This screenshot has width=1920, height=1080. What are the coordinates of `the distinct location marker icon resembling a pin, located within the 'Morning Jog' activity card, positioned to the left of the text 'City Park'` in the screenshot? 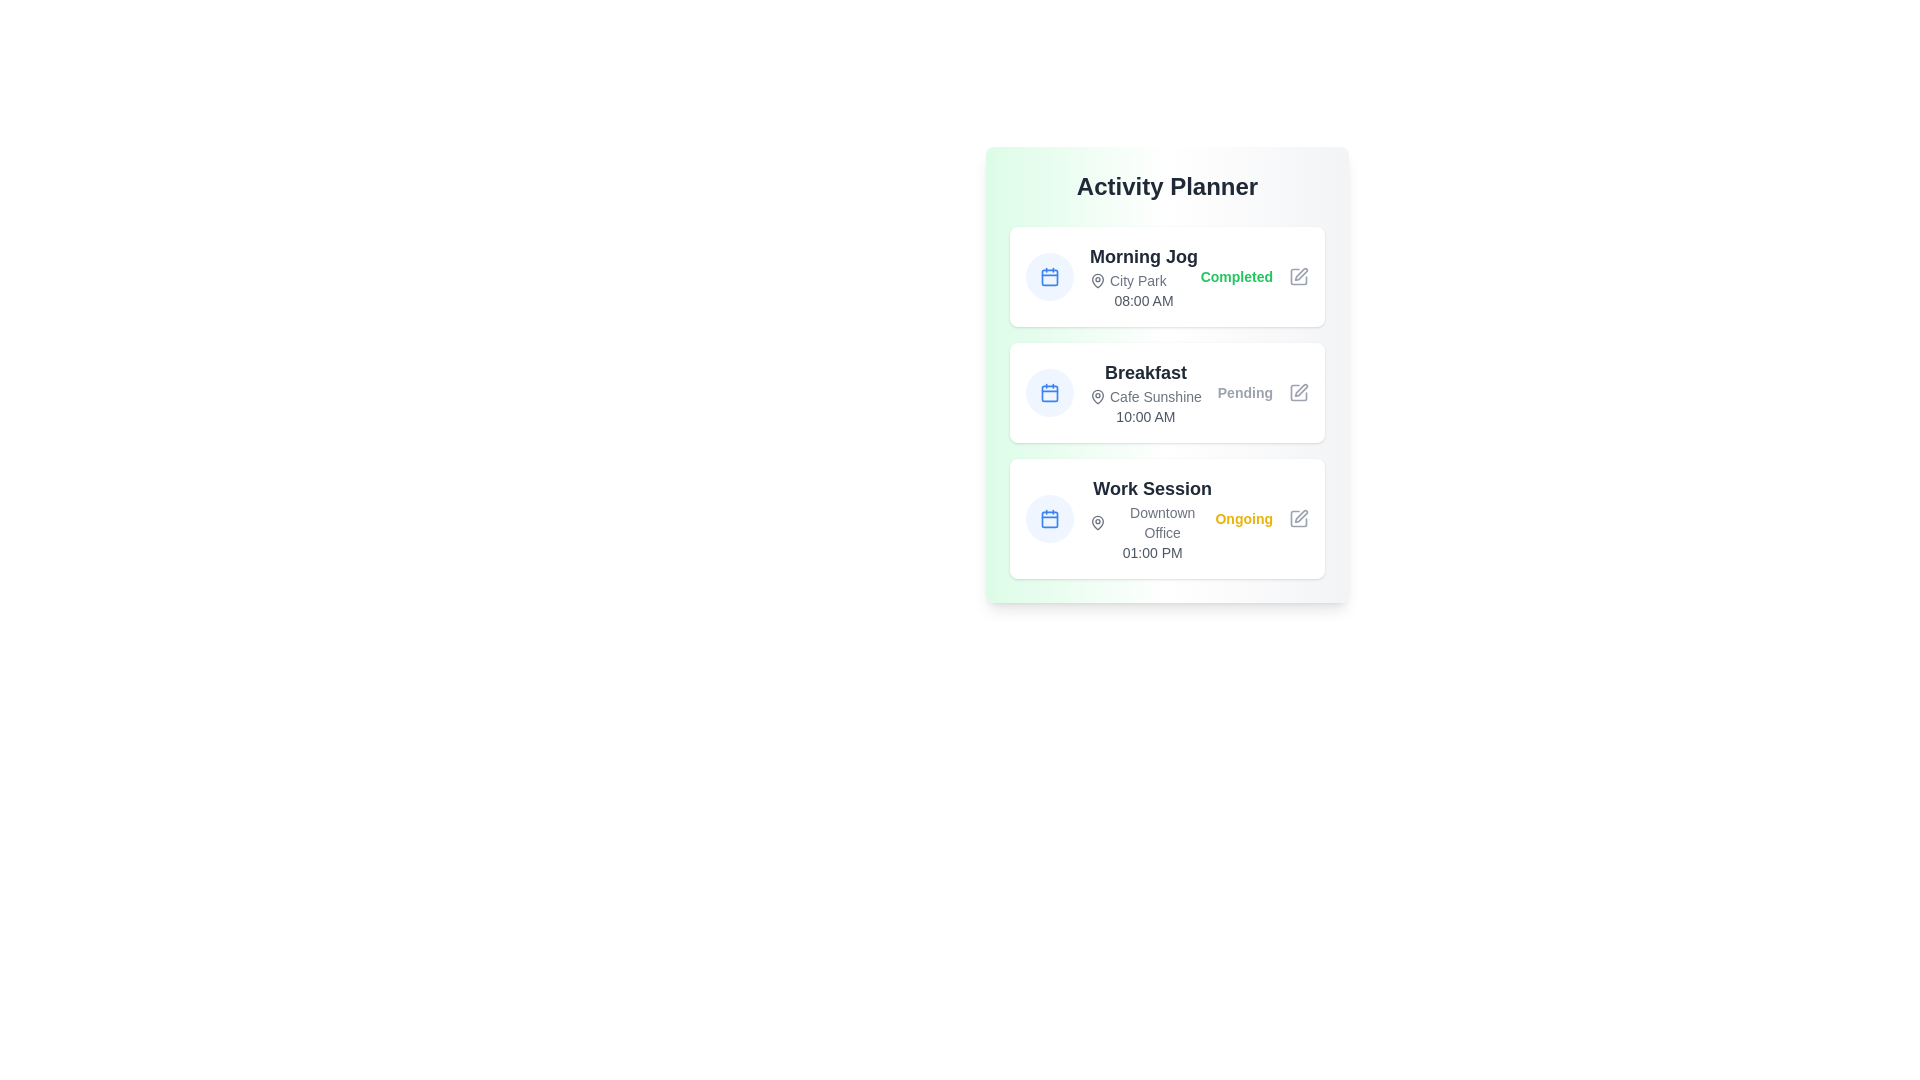 It's located at (1097, 280).